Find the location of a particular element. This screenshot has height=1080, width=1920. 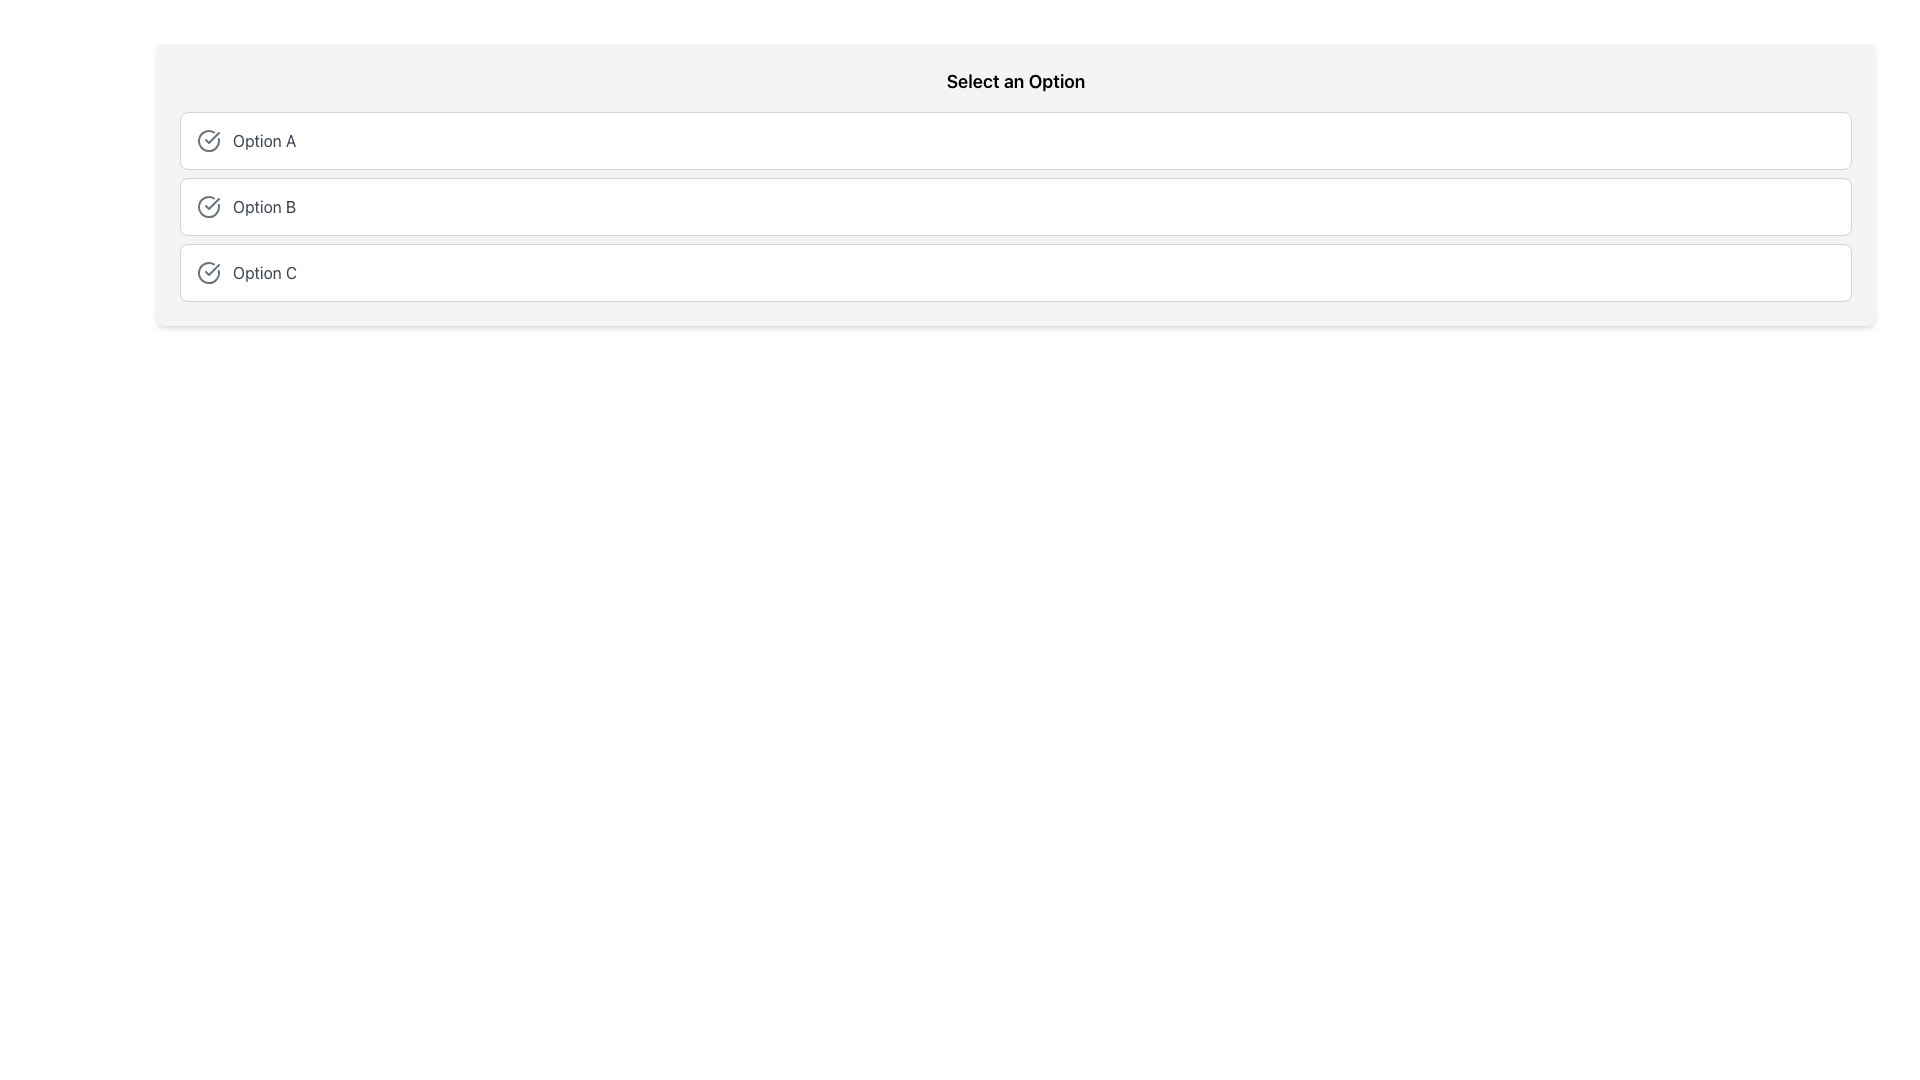

text label indicating 'Option B' which is centrally aligned in the box next to the circular icon is located at coordinates (263, 207).